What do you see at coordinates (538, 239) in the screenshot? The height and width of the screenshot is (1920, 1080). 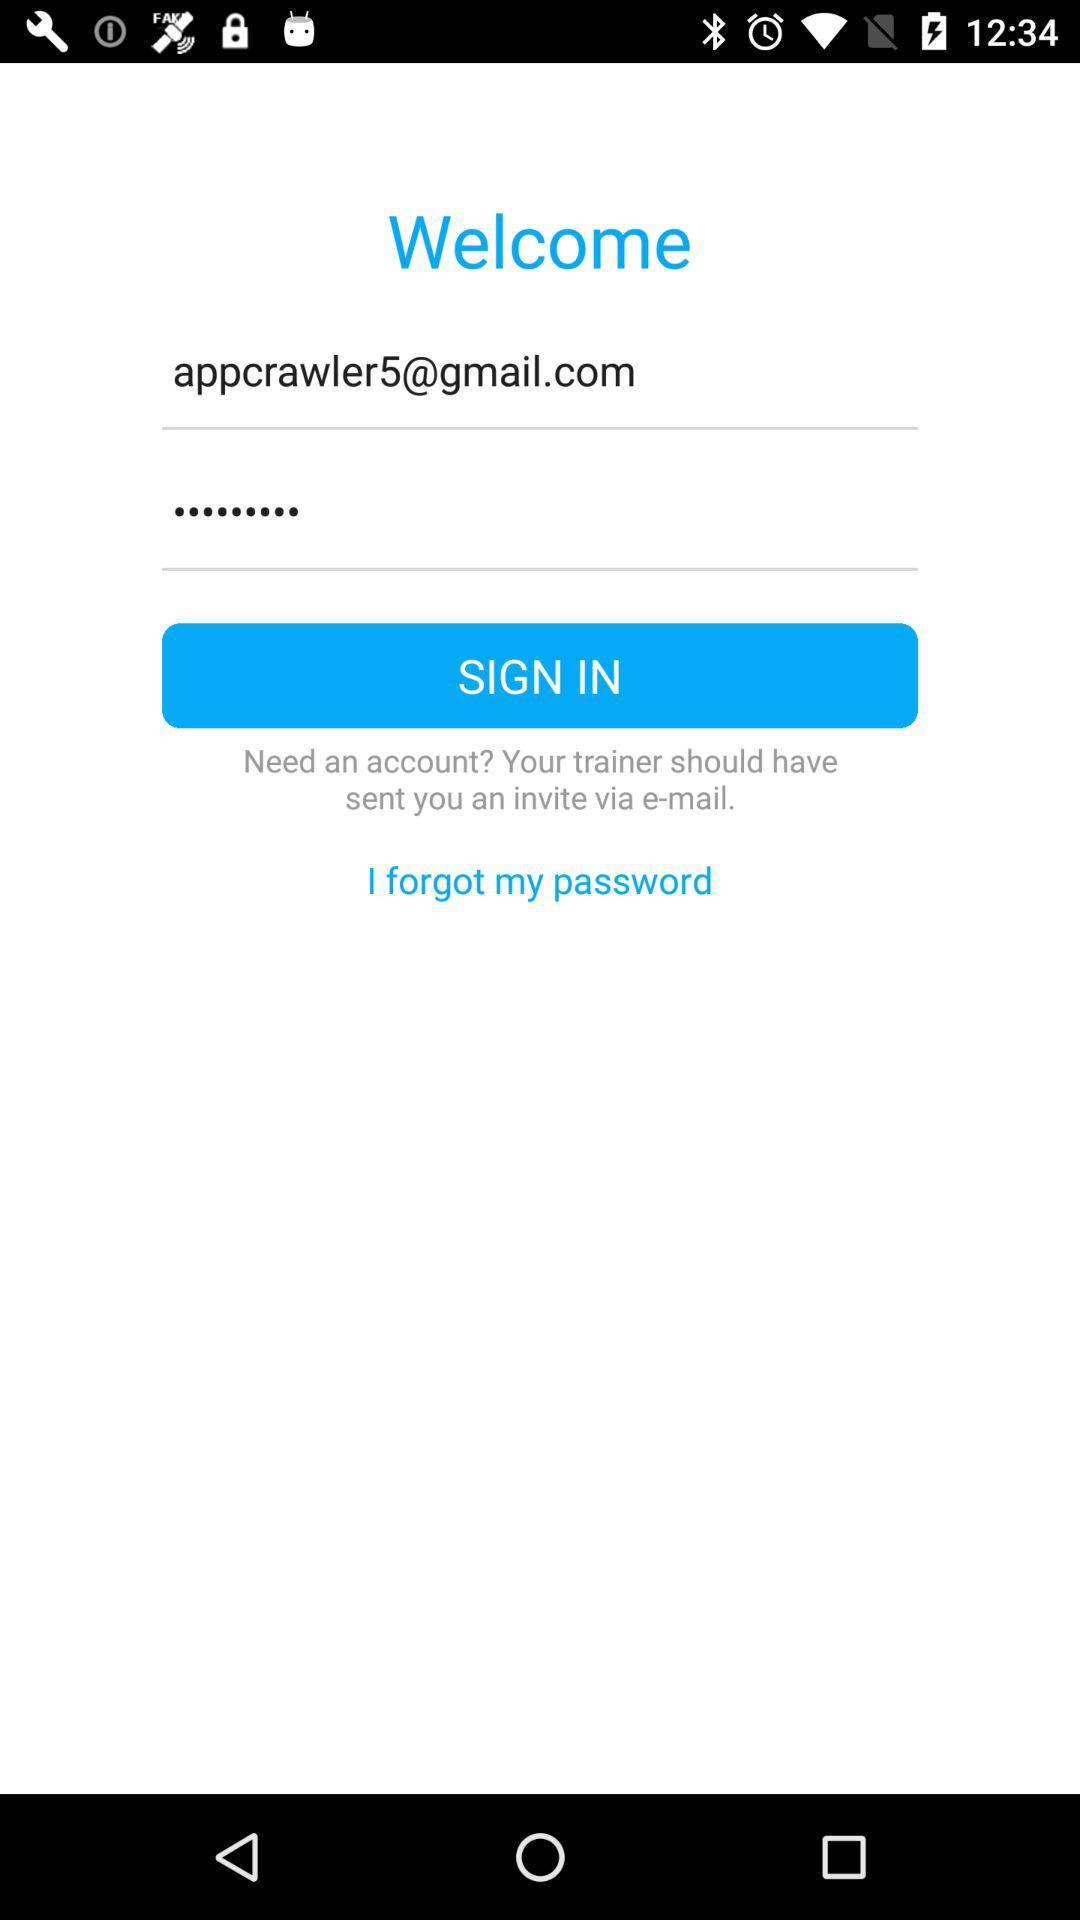 I see `the welcome icon` at bounding box center [538, 239].